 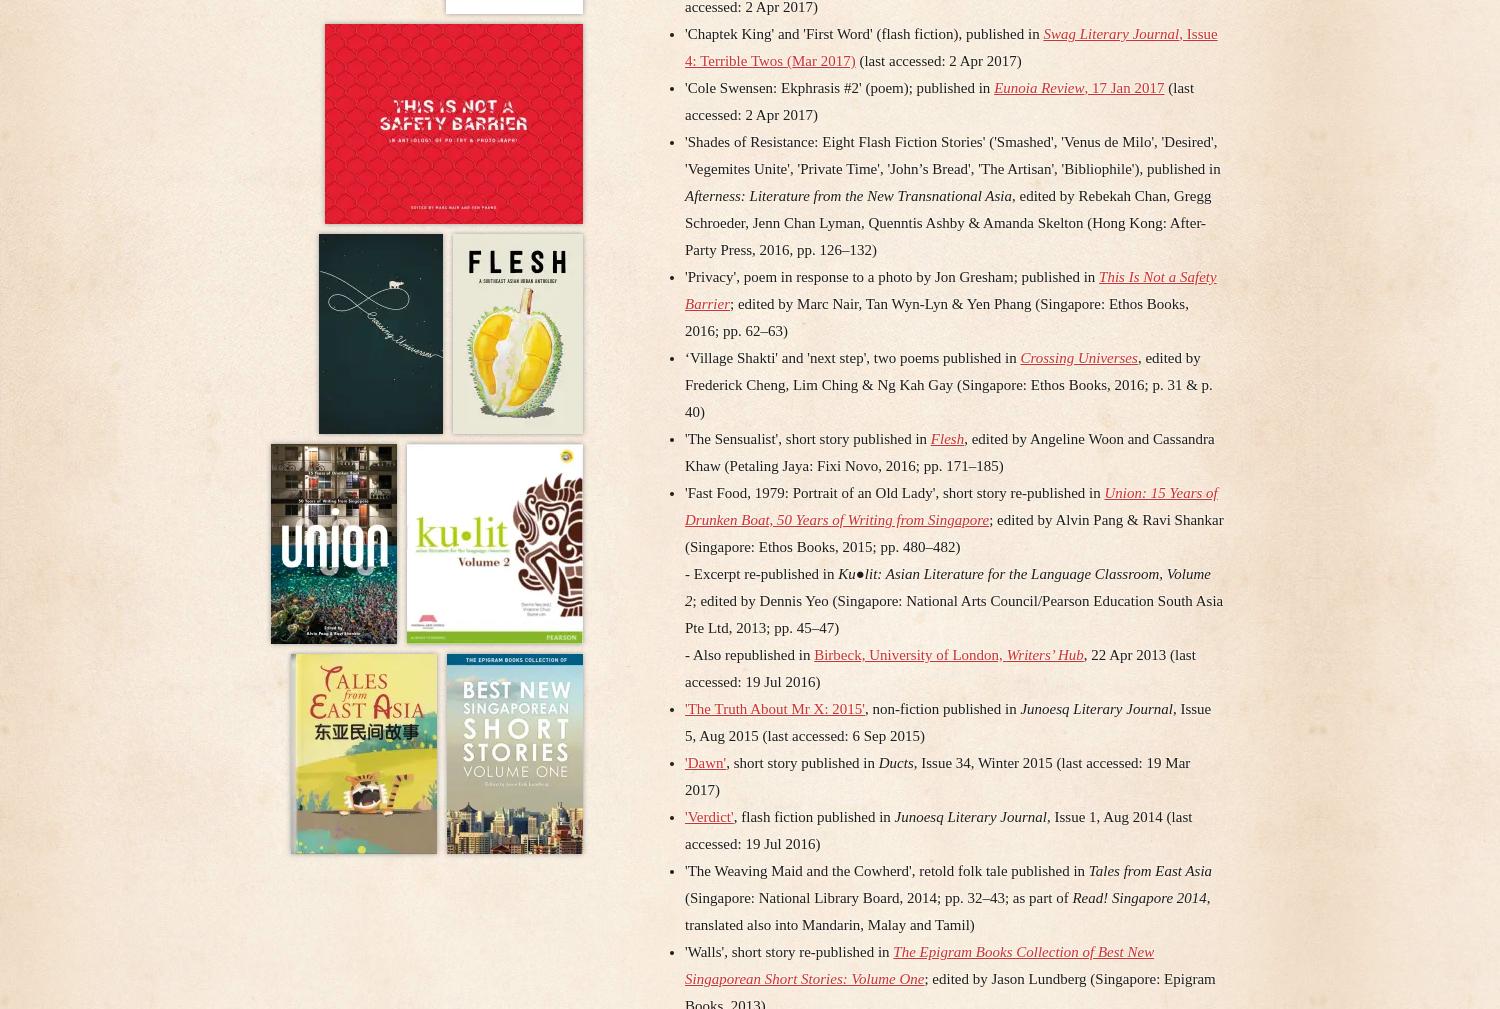 I want to click on ''The Weaving Maid and the Cowherd', retold folk tale published in', so click(x=886, y=870).